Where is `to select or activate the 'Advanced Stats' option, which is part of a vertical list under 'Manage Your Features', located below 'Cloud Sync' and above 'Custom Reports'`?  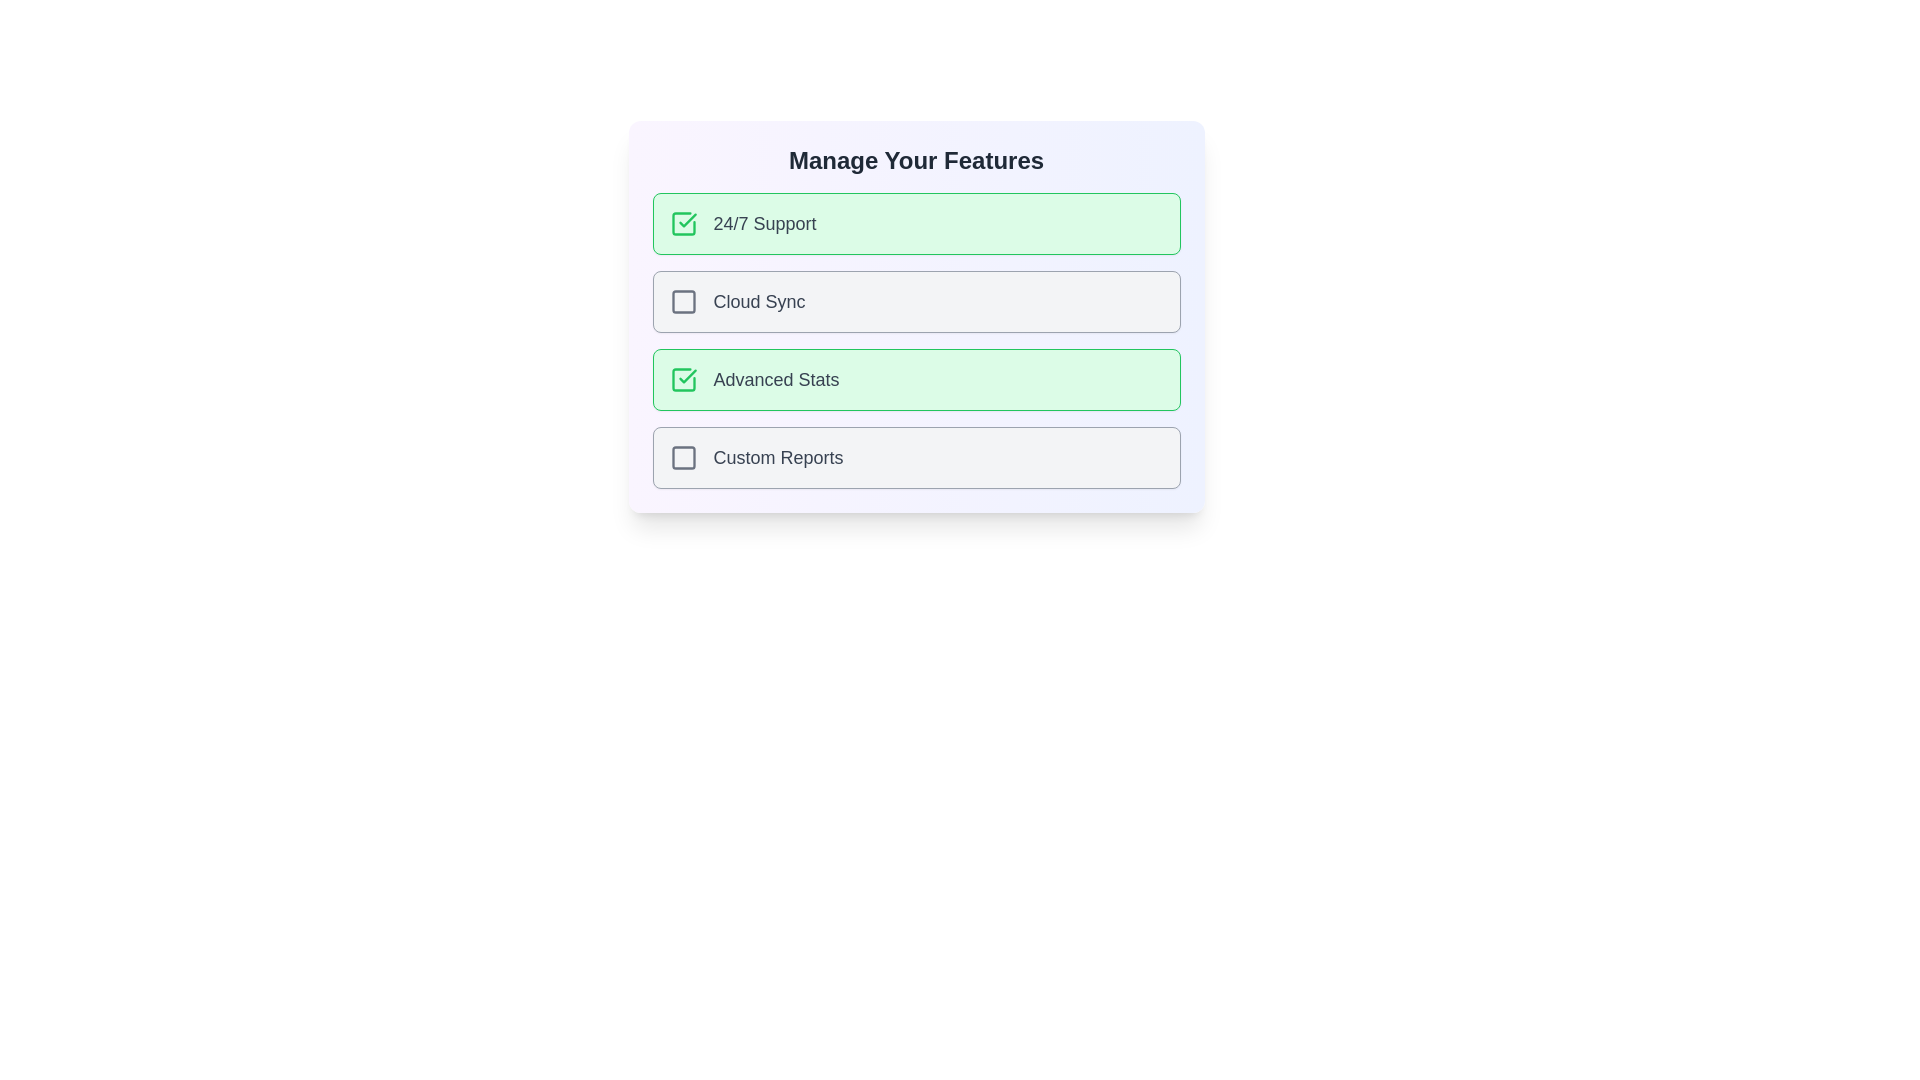 to select or activate the 'Advanced Stats' option, which is part of a vertical list under 'Manage Your Features', located below 'Cloud Sync' and above 'Custom Reports' is located at coordinates (753, 380).